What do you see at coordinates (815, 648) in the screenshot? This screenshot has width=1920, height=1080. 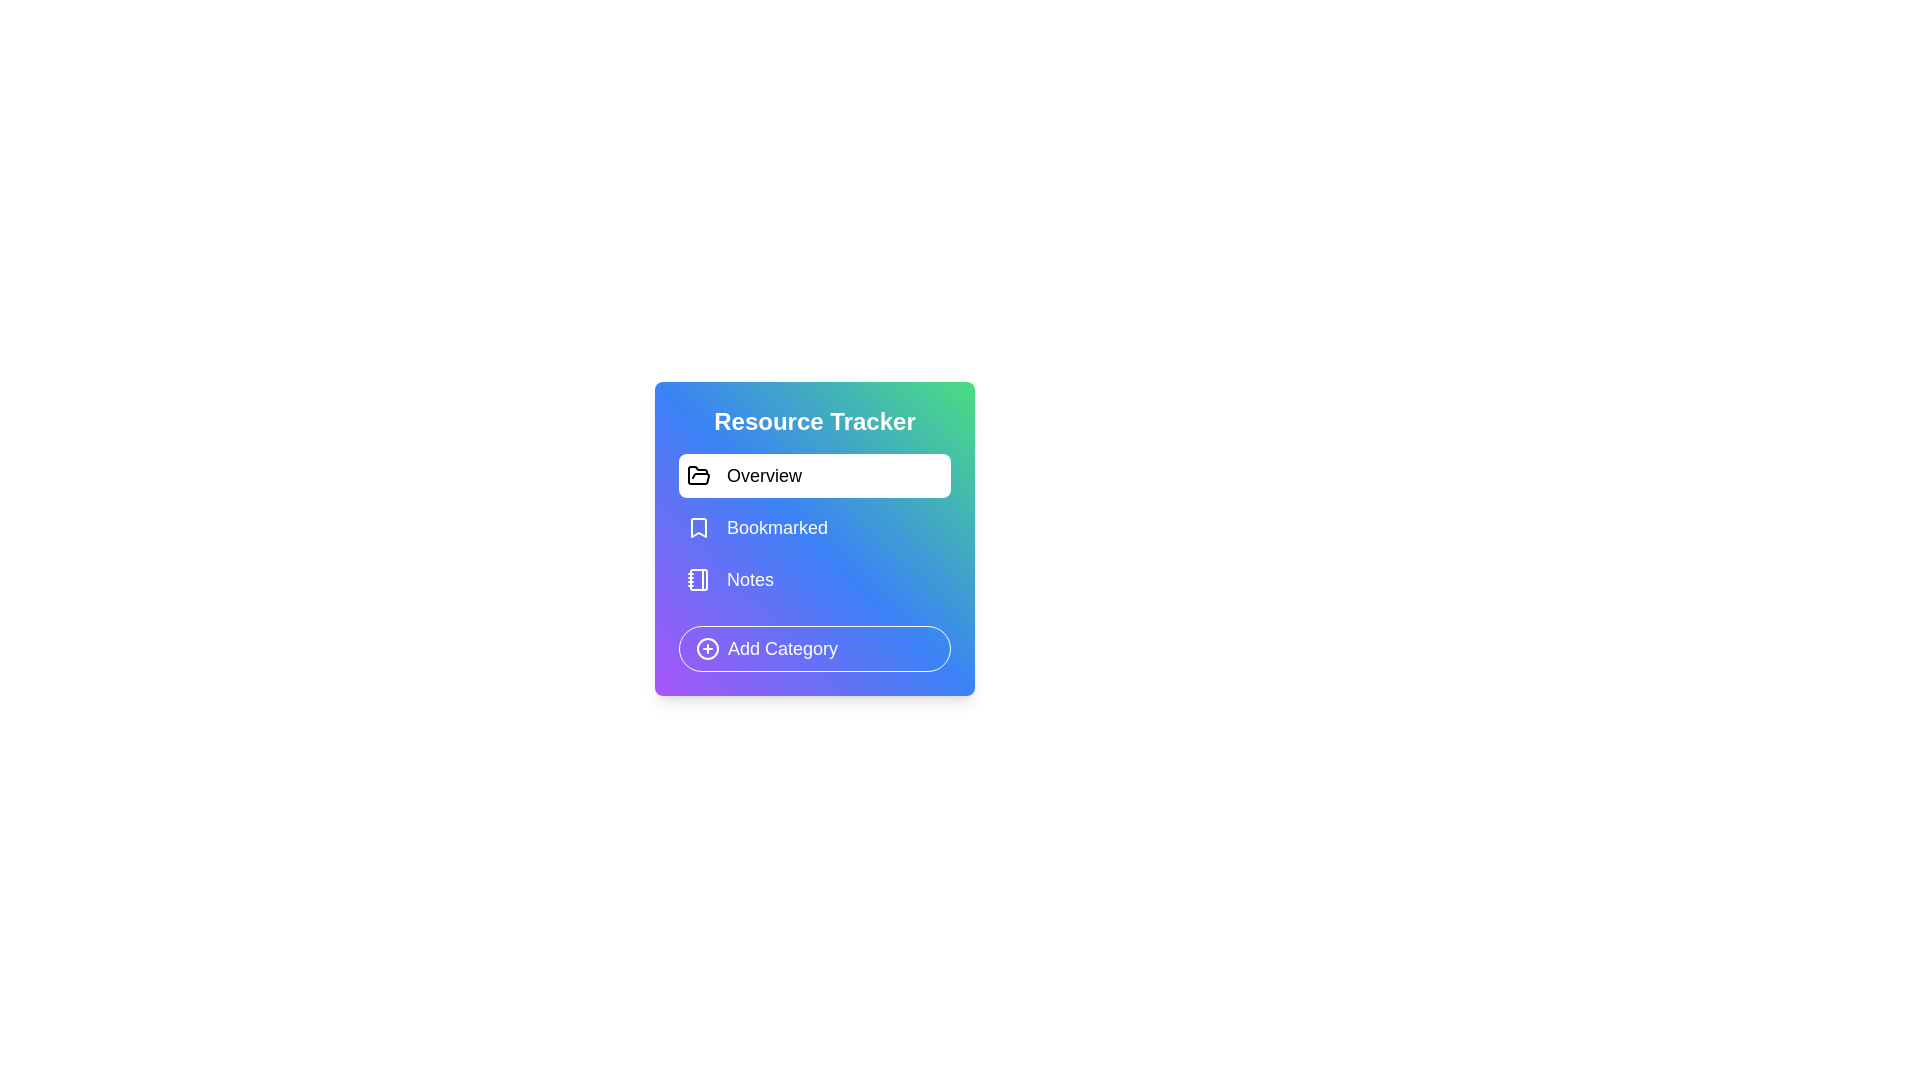 I see `the 'Add Category' button to create a new category` at bounding box center [815, 648].